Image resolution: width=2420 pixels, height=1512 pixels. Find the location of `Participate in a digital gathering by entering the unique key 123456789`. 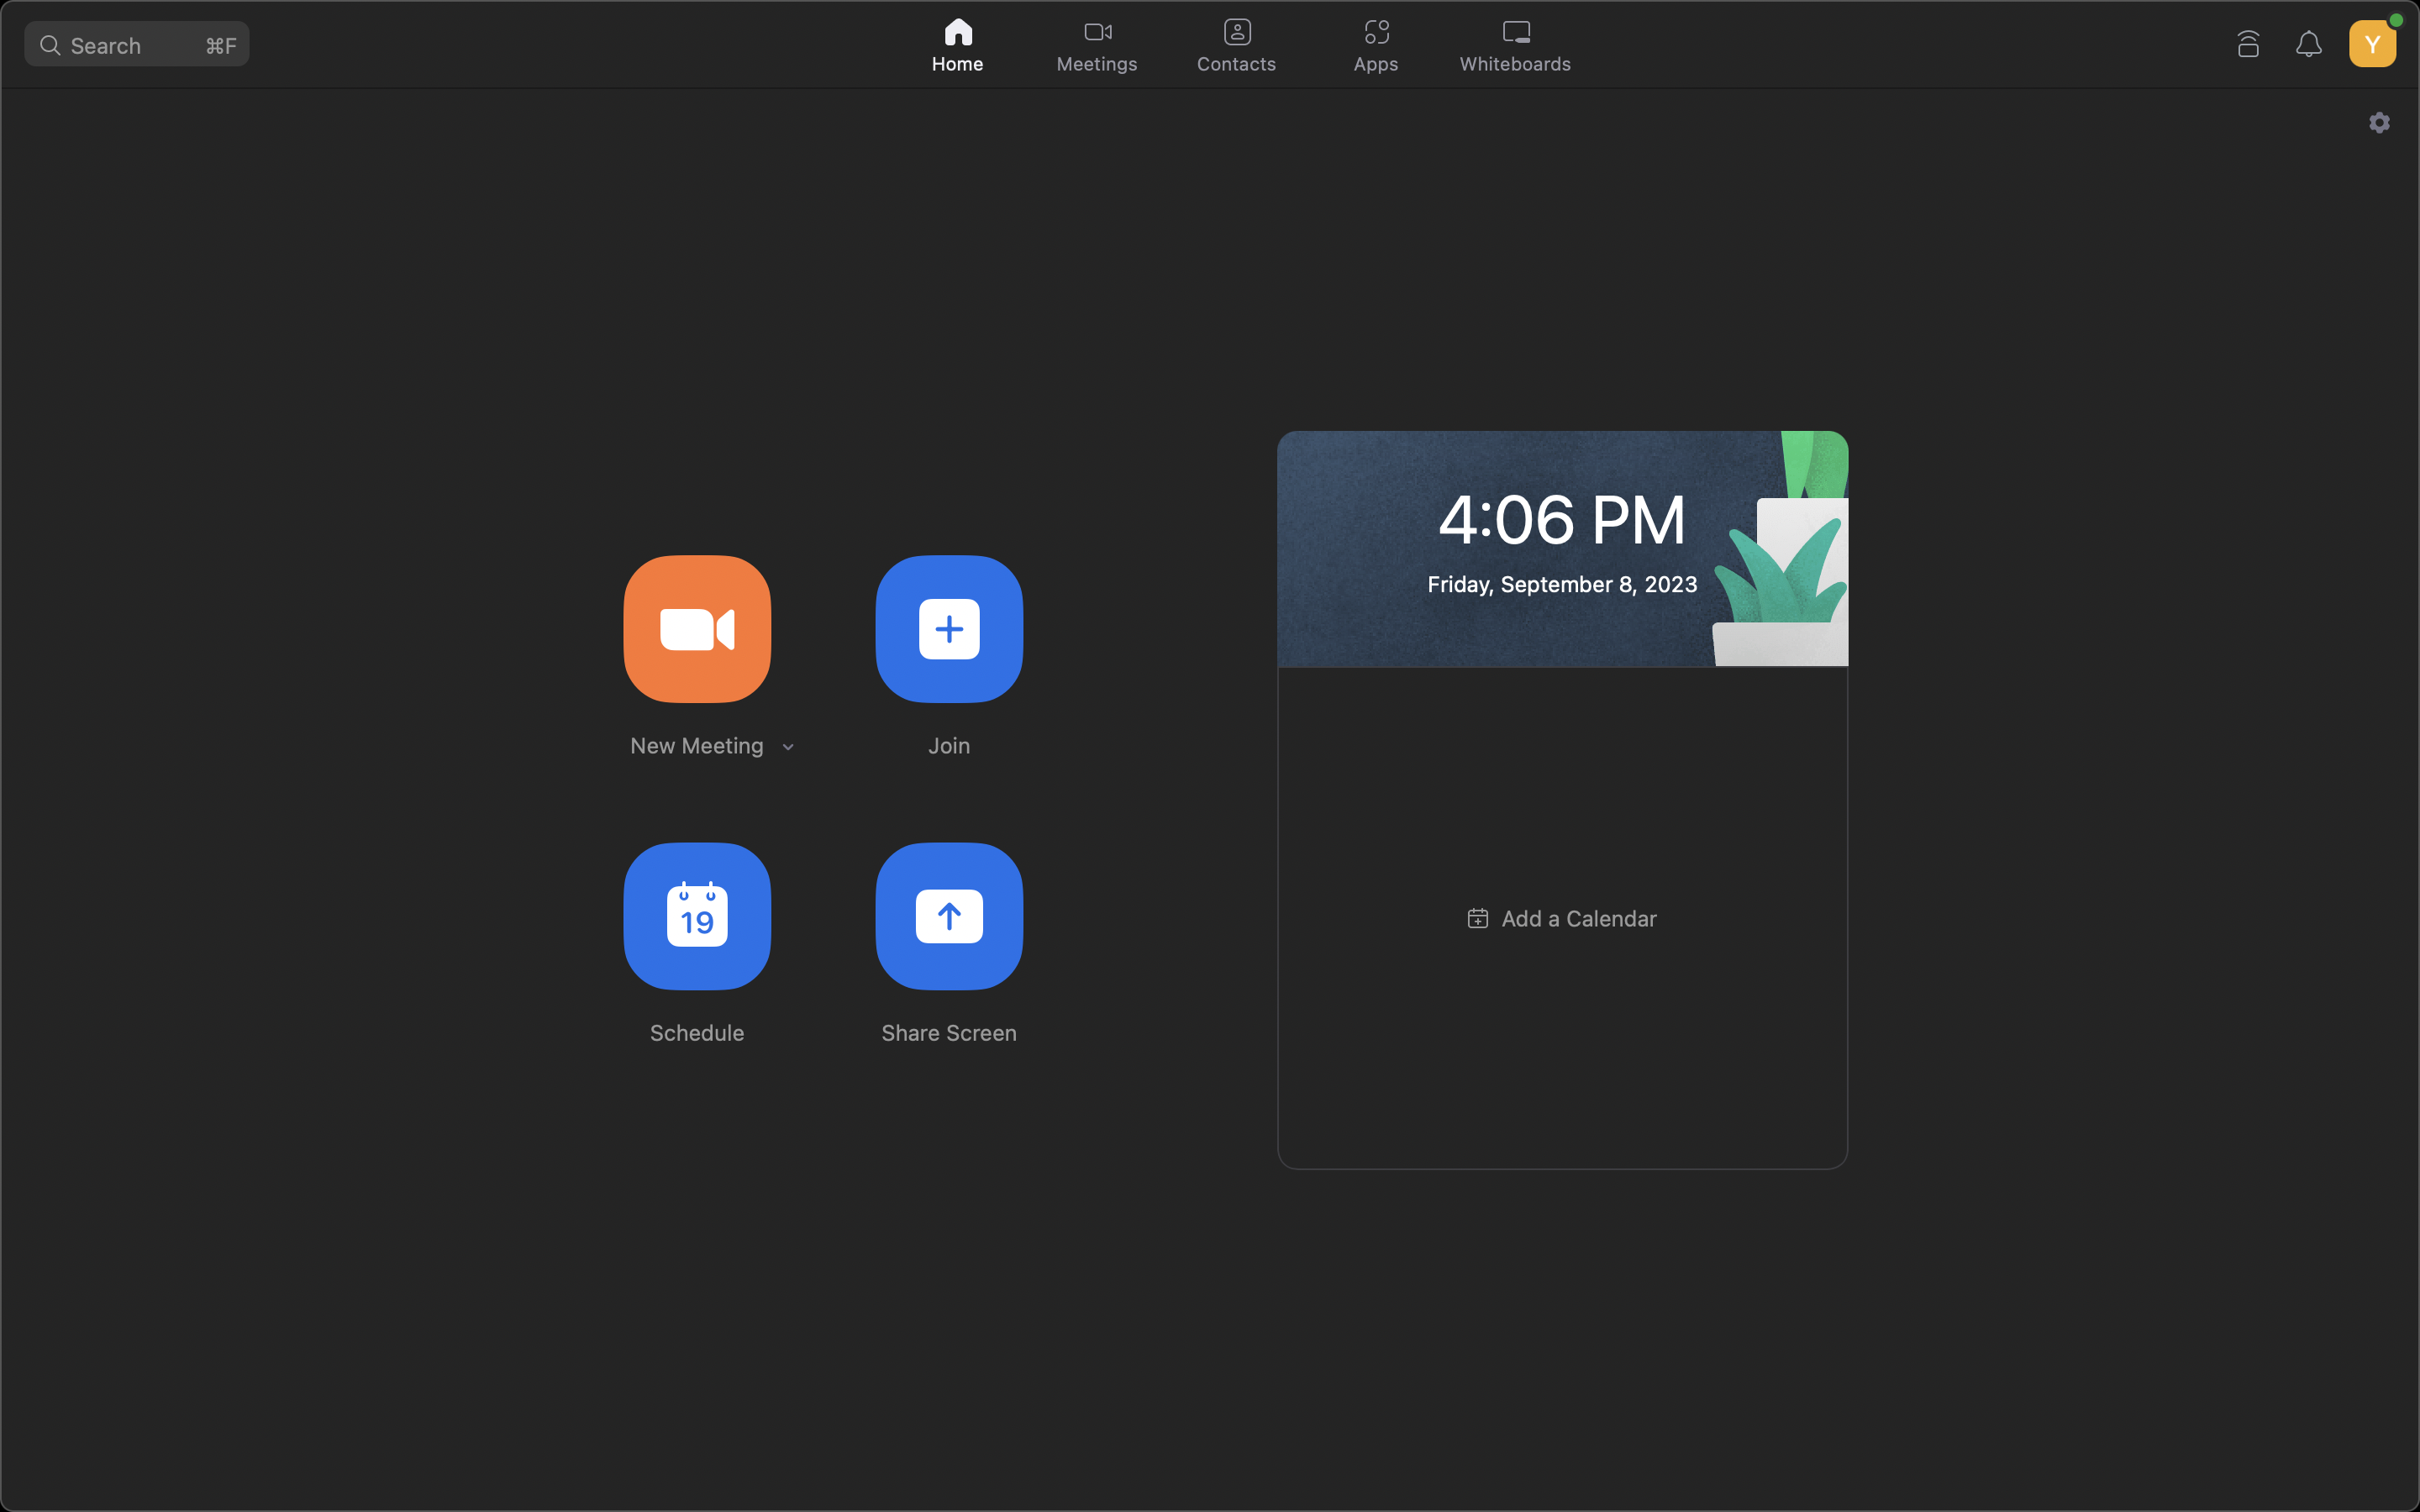

Participate in a digital gathering by entering the unique key 123456789 is located at coordinates (948, 626).